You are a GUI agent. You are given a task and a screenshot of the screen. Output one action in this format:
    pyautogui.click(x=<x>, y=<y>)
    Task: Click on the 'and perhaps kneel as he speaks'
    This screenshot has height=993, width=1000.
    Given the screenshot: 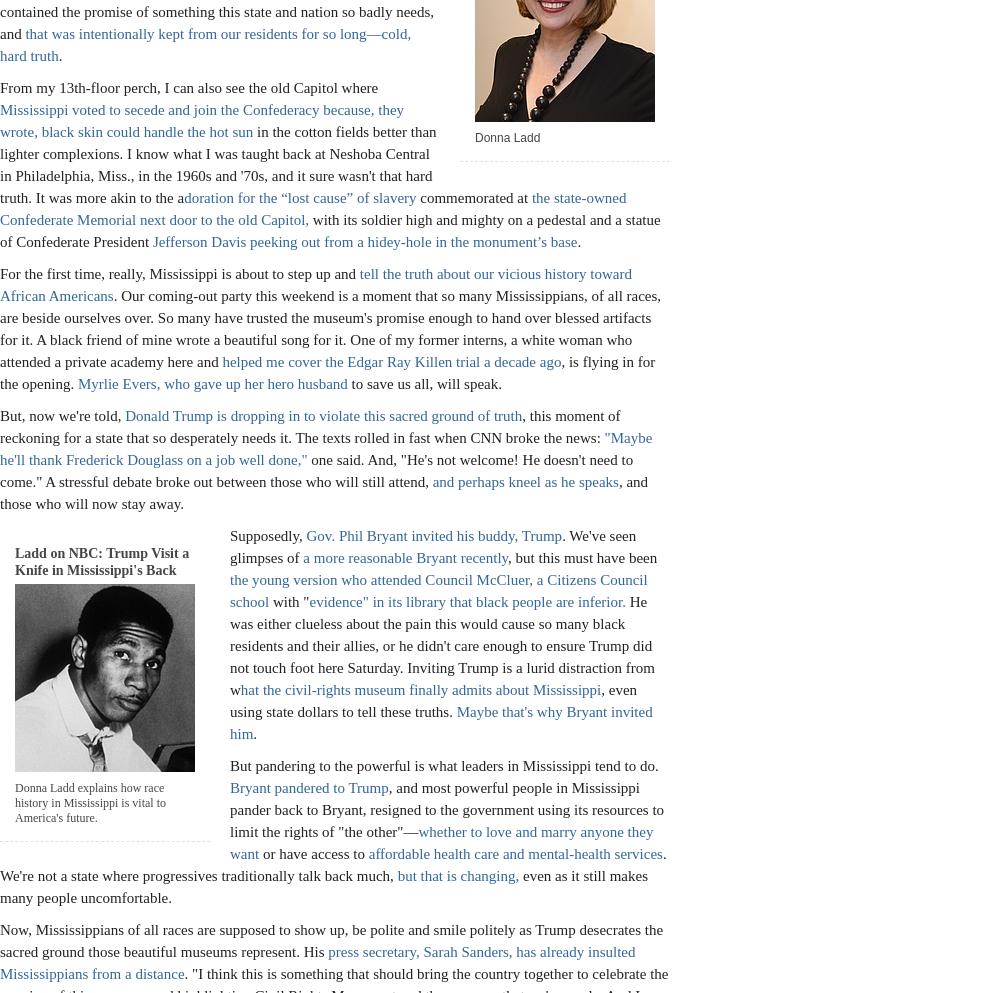 What is the action you would take?
    pyautogui.click(x=432, y=480)
    